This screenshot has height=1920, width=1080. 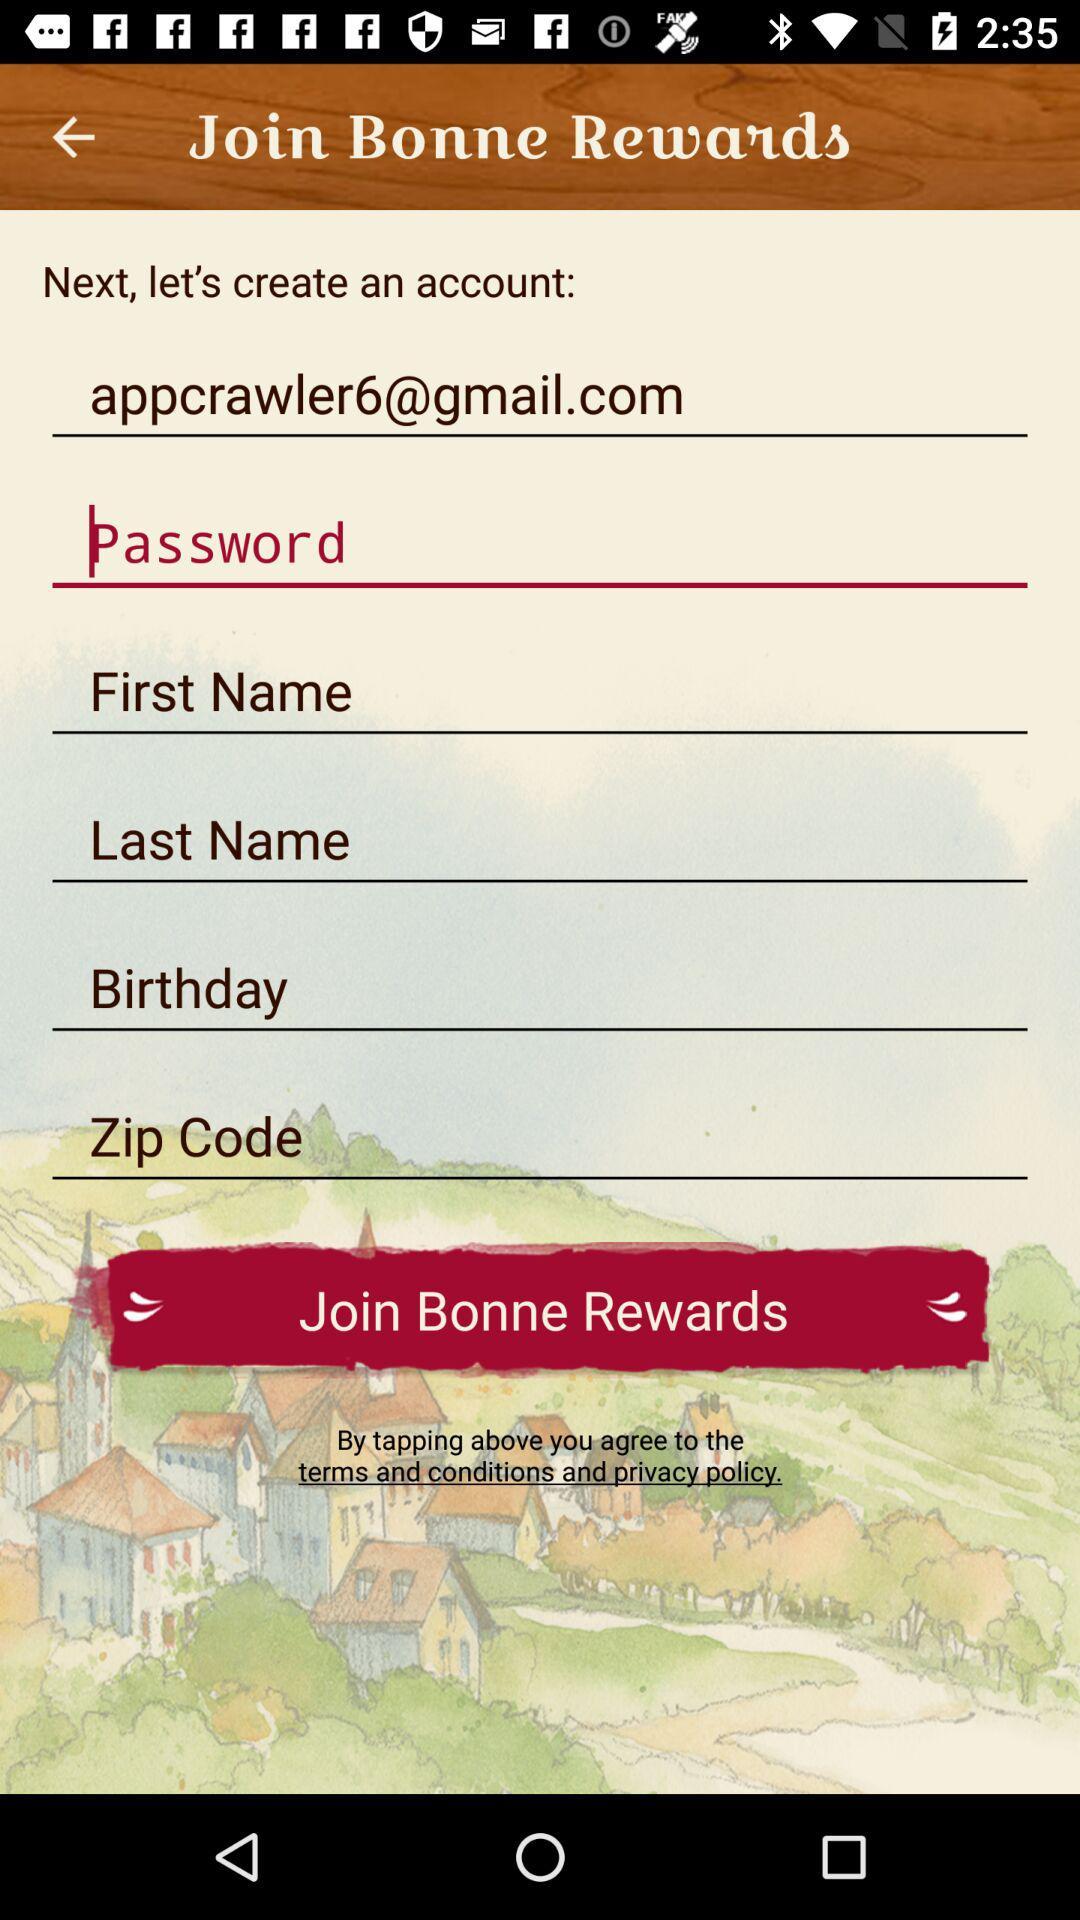 What do you see at coordinates (540, 839) in the screenshot?
I see `last name` at bounding box center [540, 839].